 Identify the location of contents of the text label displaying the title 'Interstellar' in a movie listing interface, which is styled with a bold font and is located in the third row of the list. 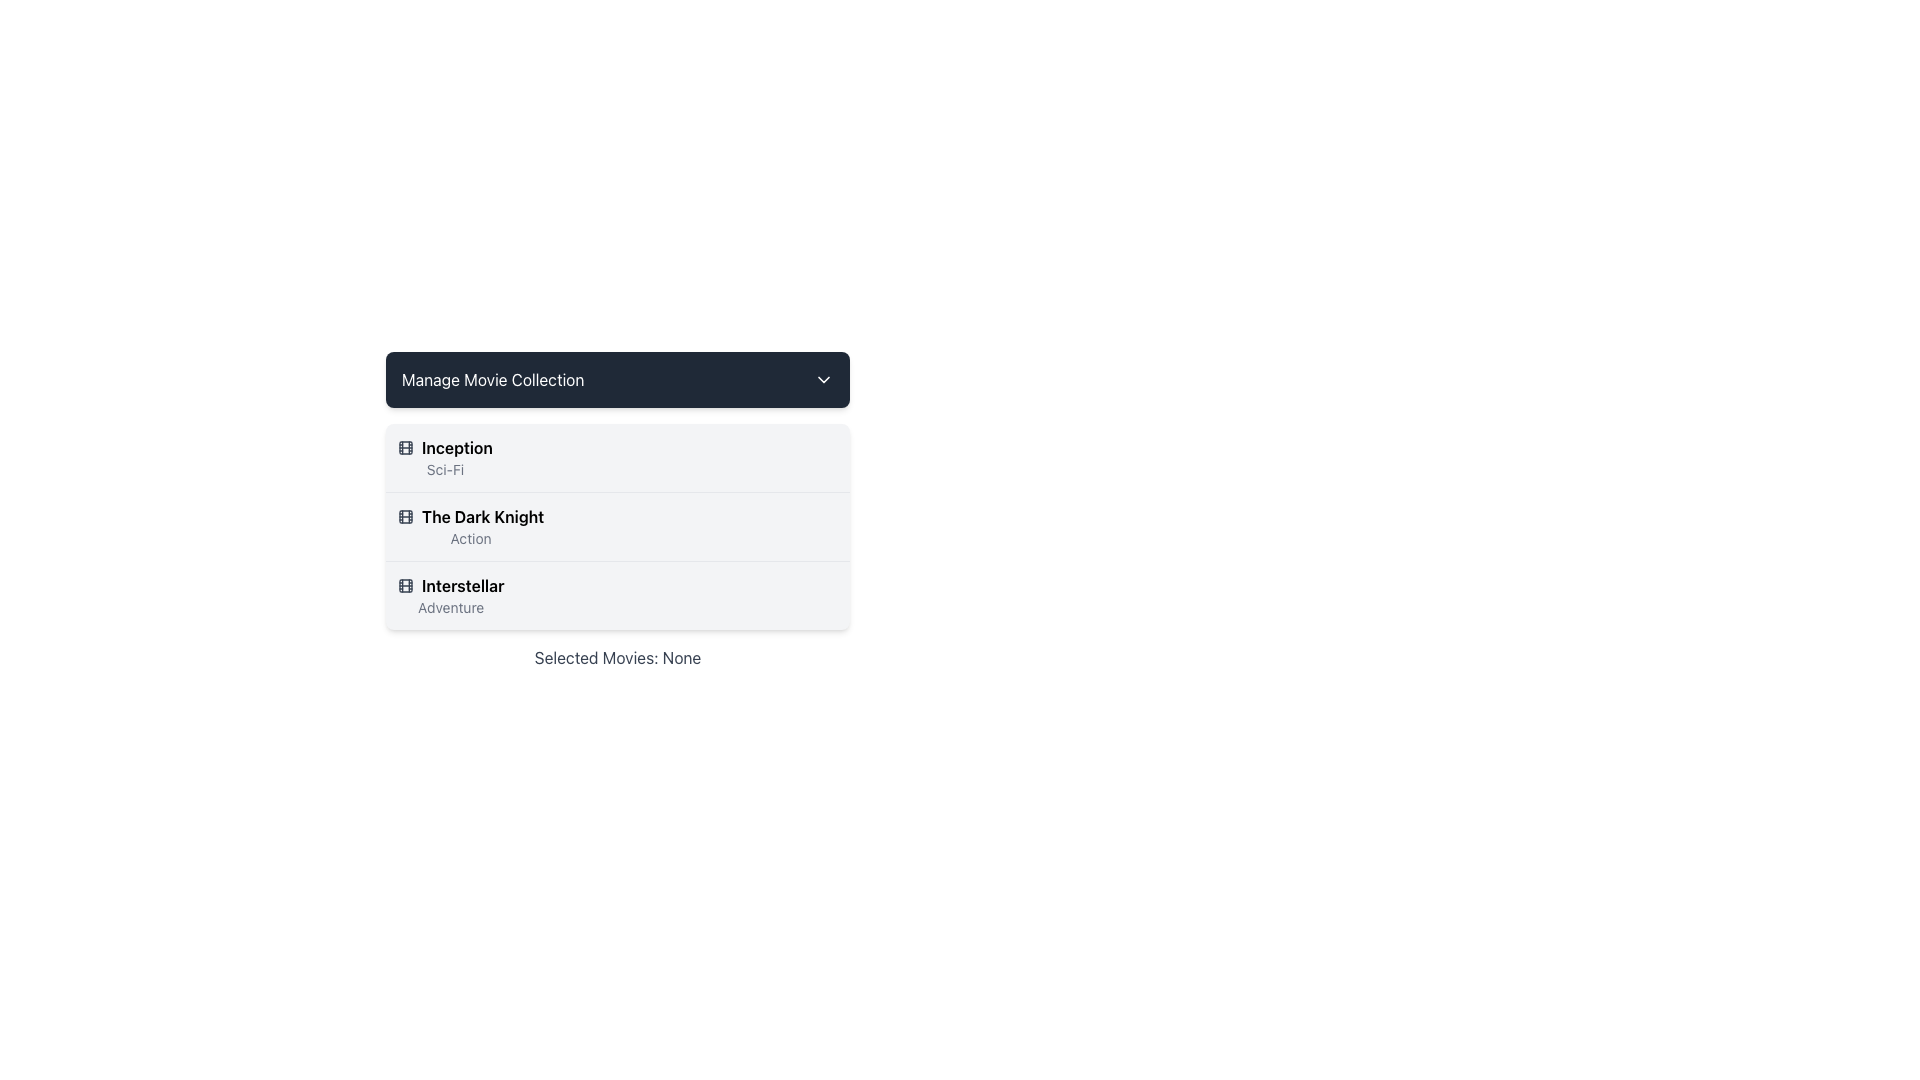
(450, 585).